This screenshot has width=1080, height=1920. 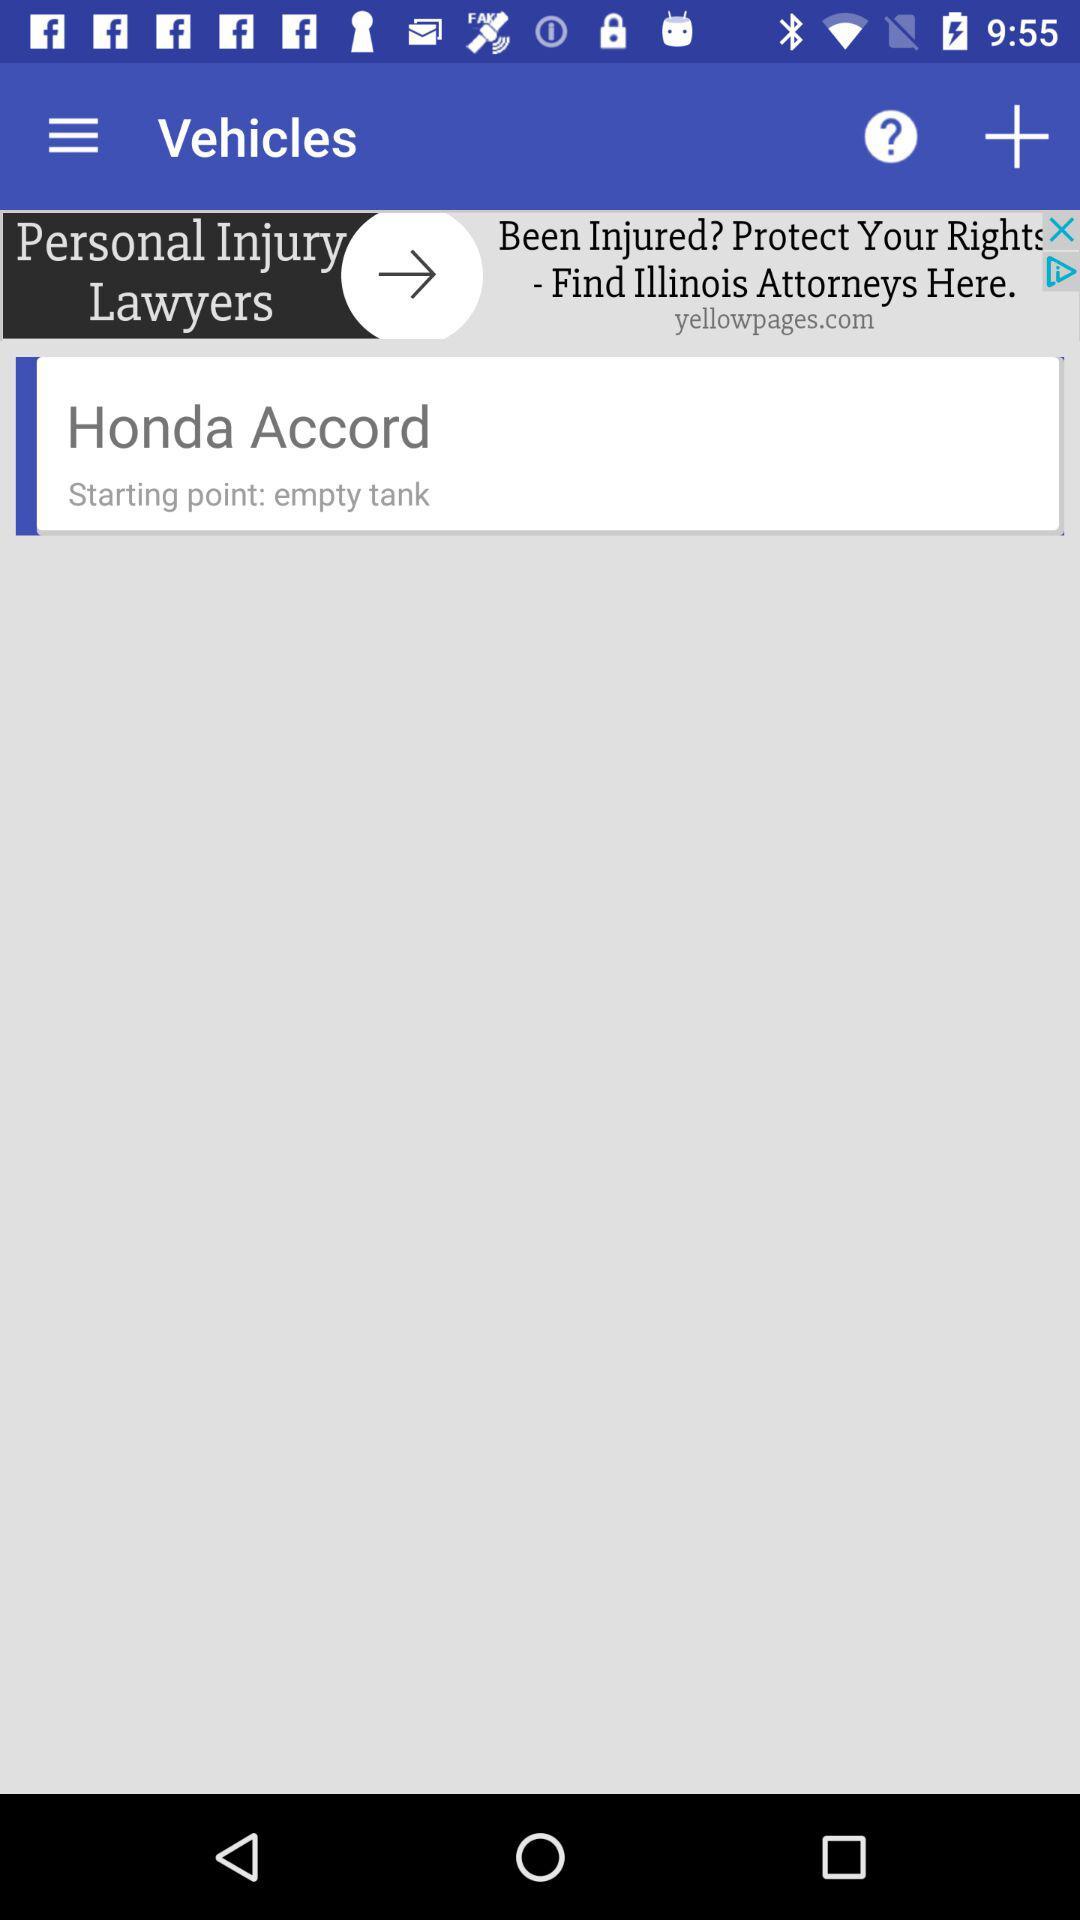 I want to click on vehicle button, so click(x=1017, y=135).